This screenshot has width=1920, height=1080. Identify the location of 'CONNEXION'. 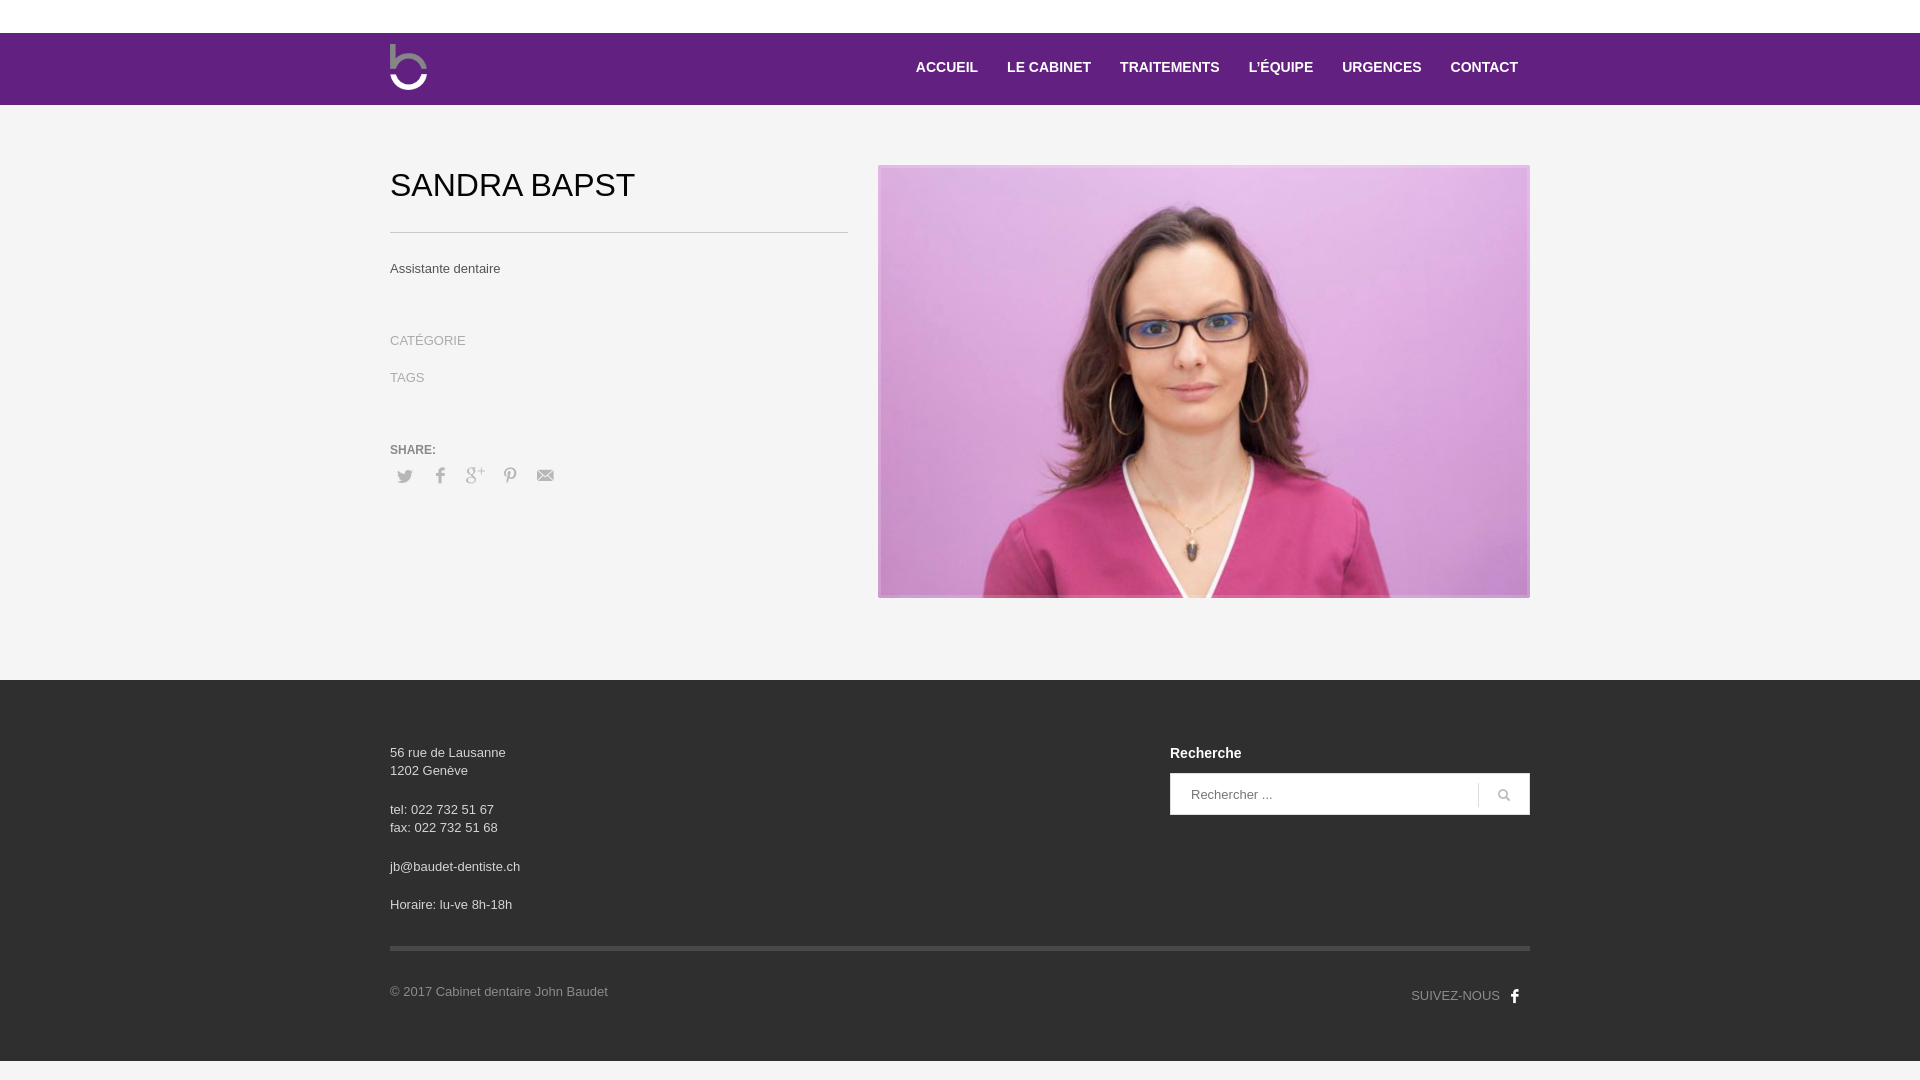
(1463, 15).